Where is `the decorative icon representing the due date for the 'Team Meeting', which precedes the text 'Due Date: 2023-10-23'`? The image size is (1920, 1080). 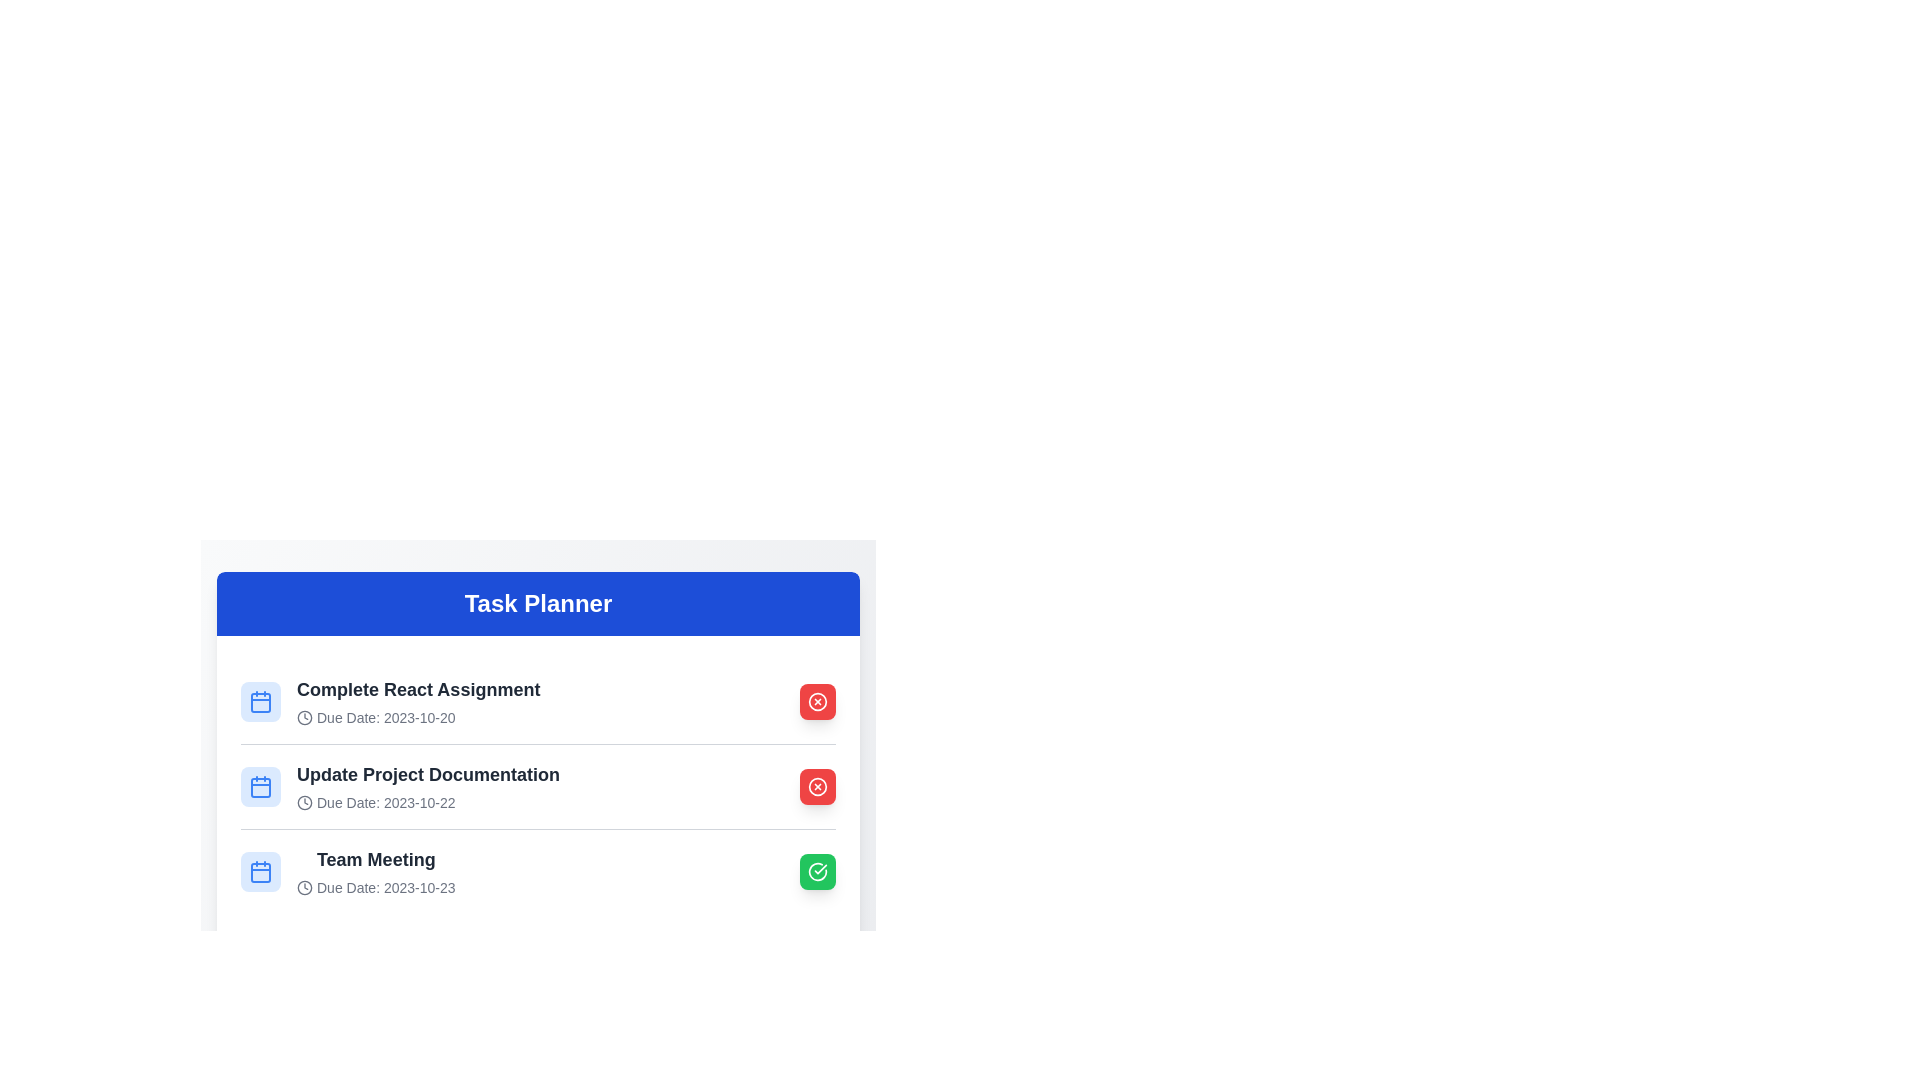 the decorative icon representing the due date for the 'Team Meeting', which precedes the text 'Due Date: 2023-10-23' is located at coordinates (304, 886).